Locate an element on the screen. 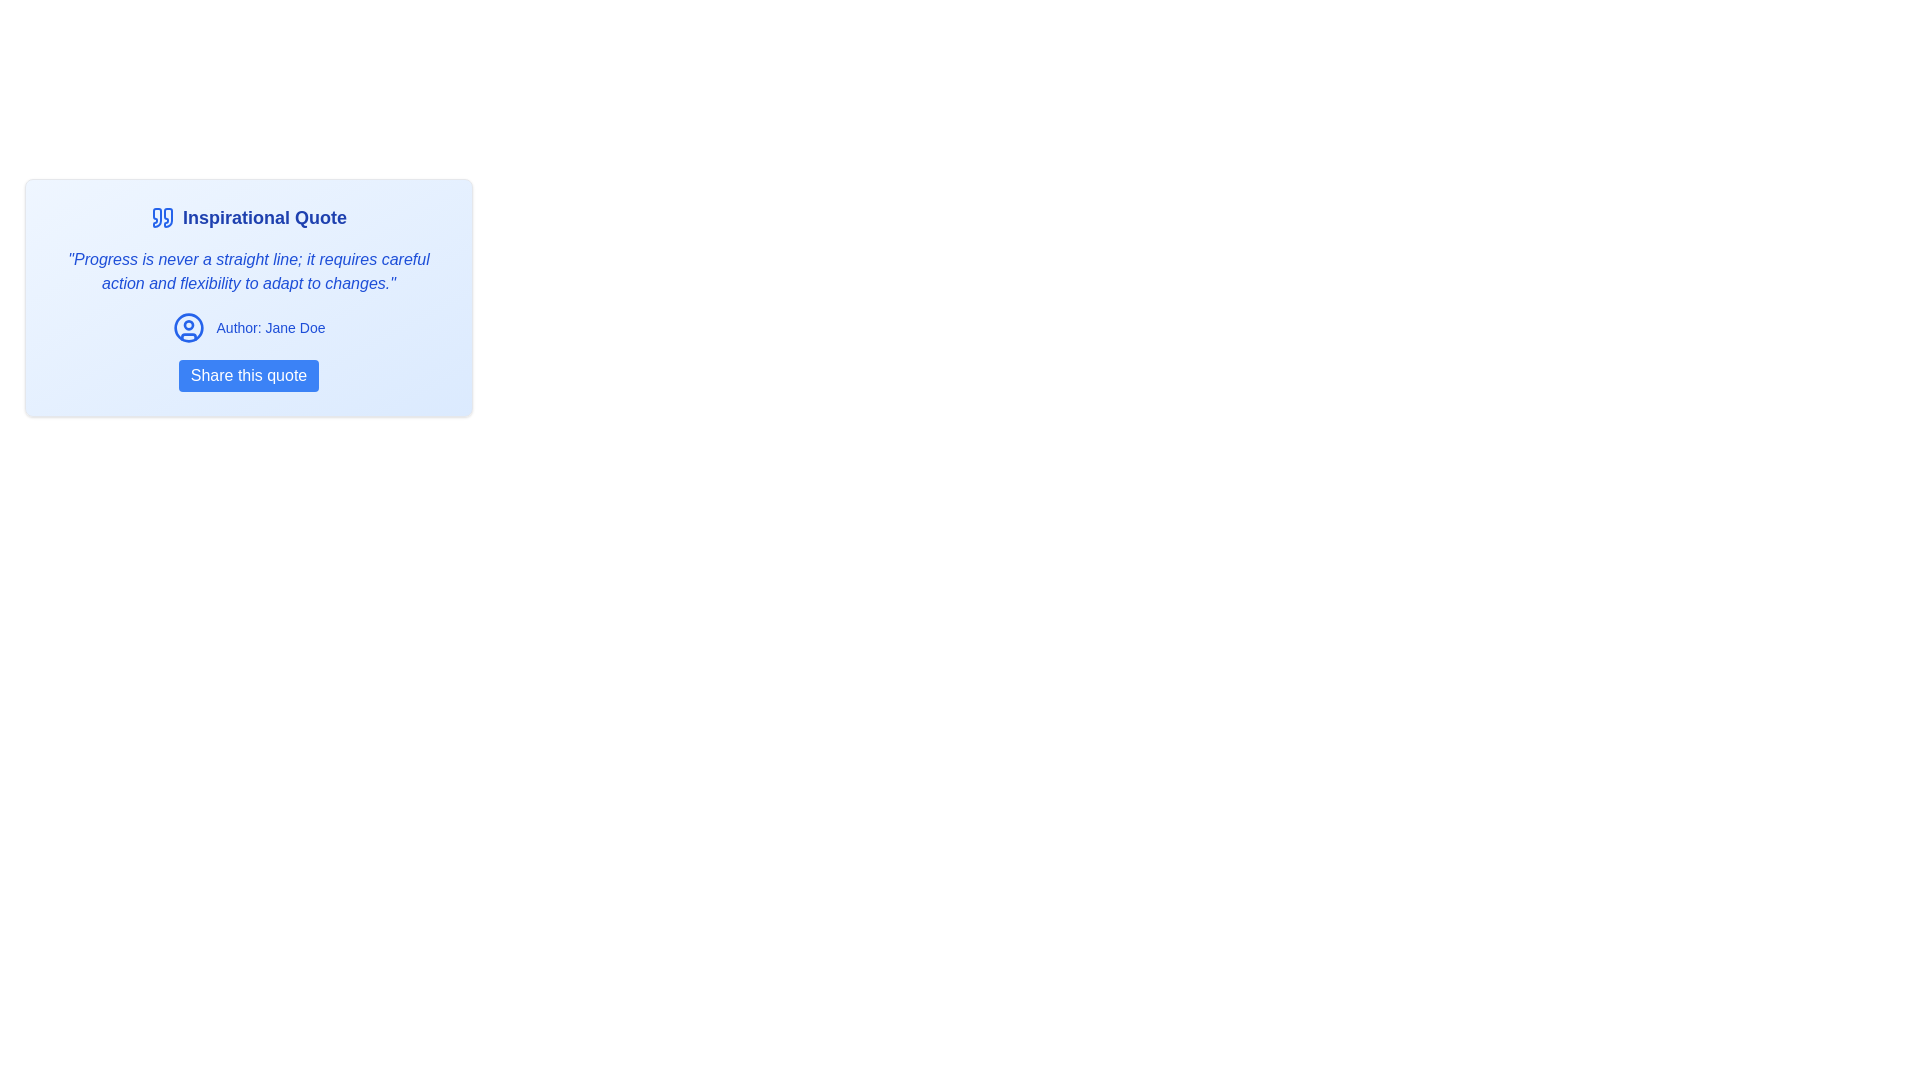  the outer boundary circle of the user avatar icon located in the central lower section of the quote widget is located at coordinates (188, 326).